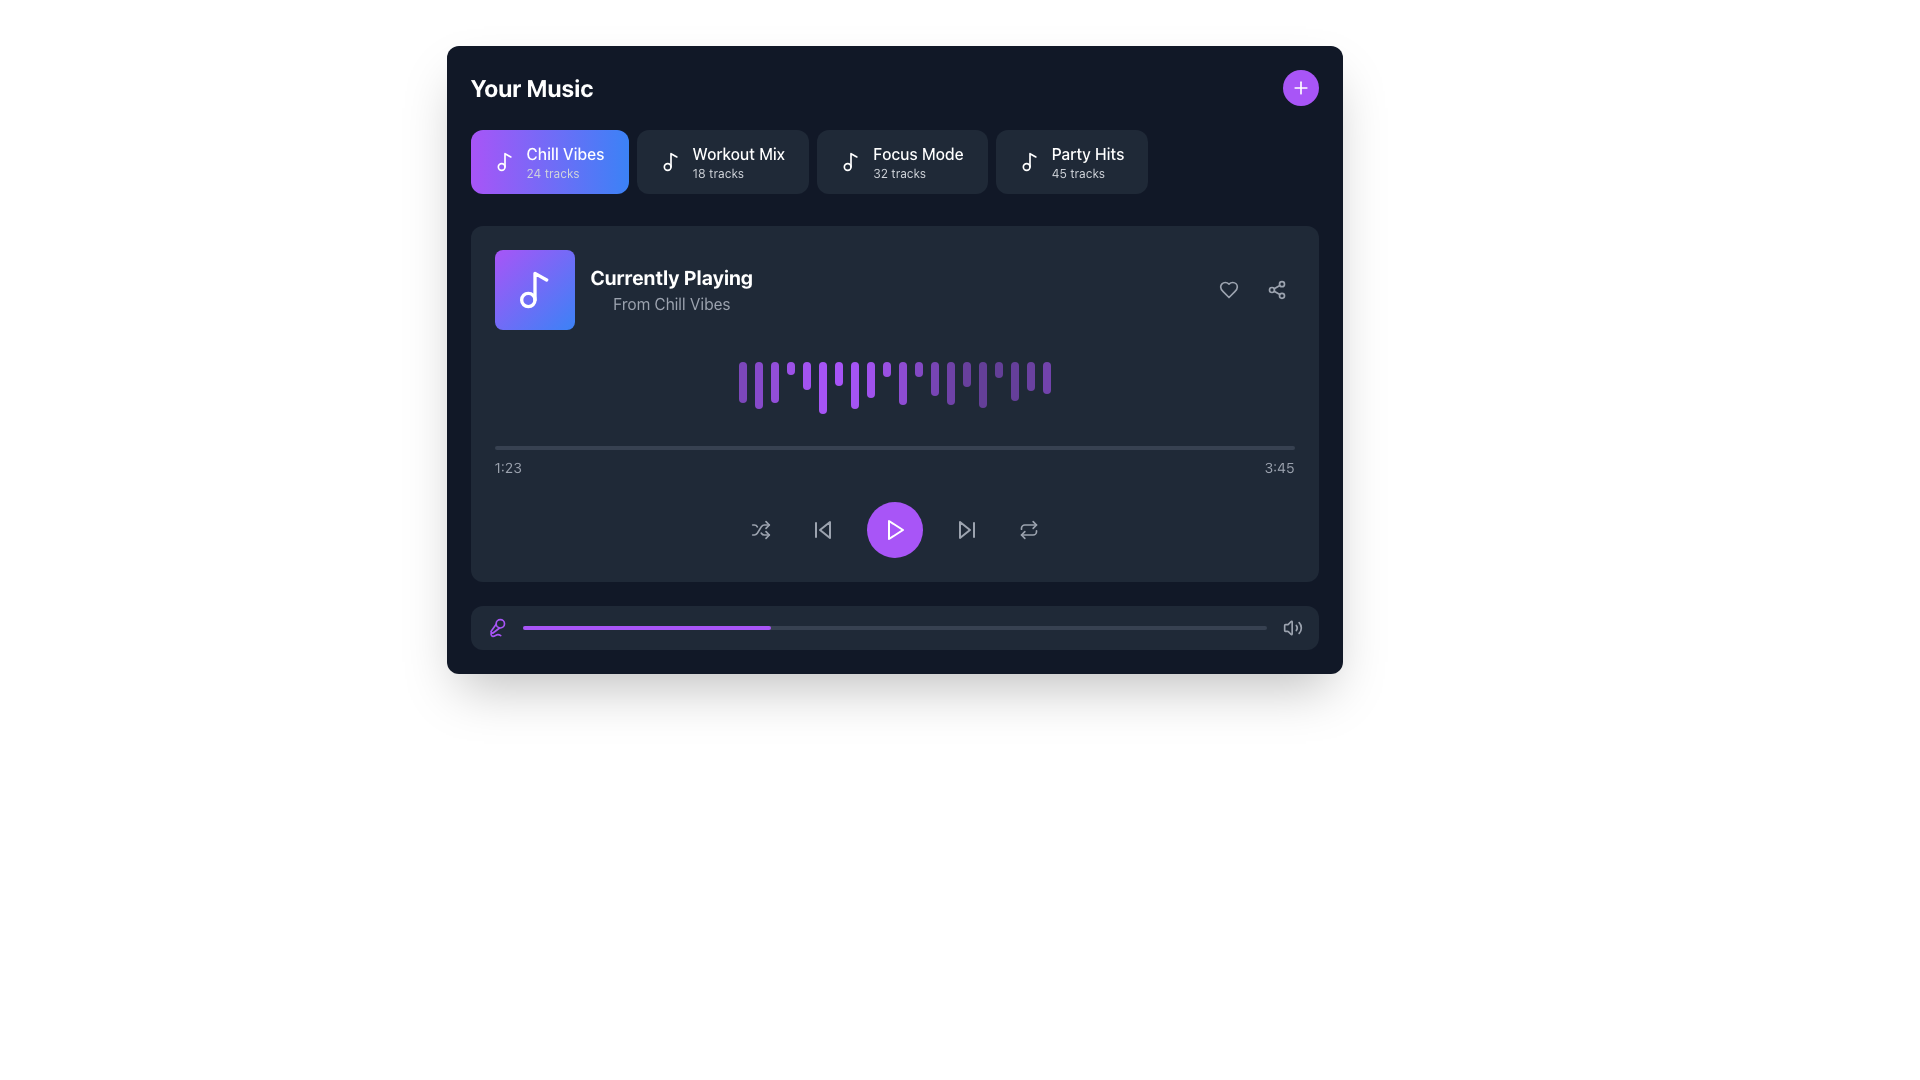 The height and width of the screenshot is (1080, 1920). I want to click on the triangular play button located centrally in the playback control panel, so click(894, 529).